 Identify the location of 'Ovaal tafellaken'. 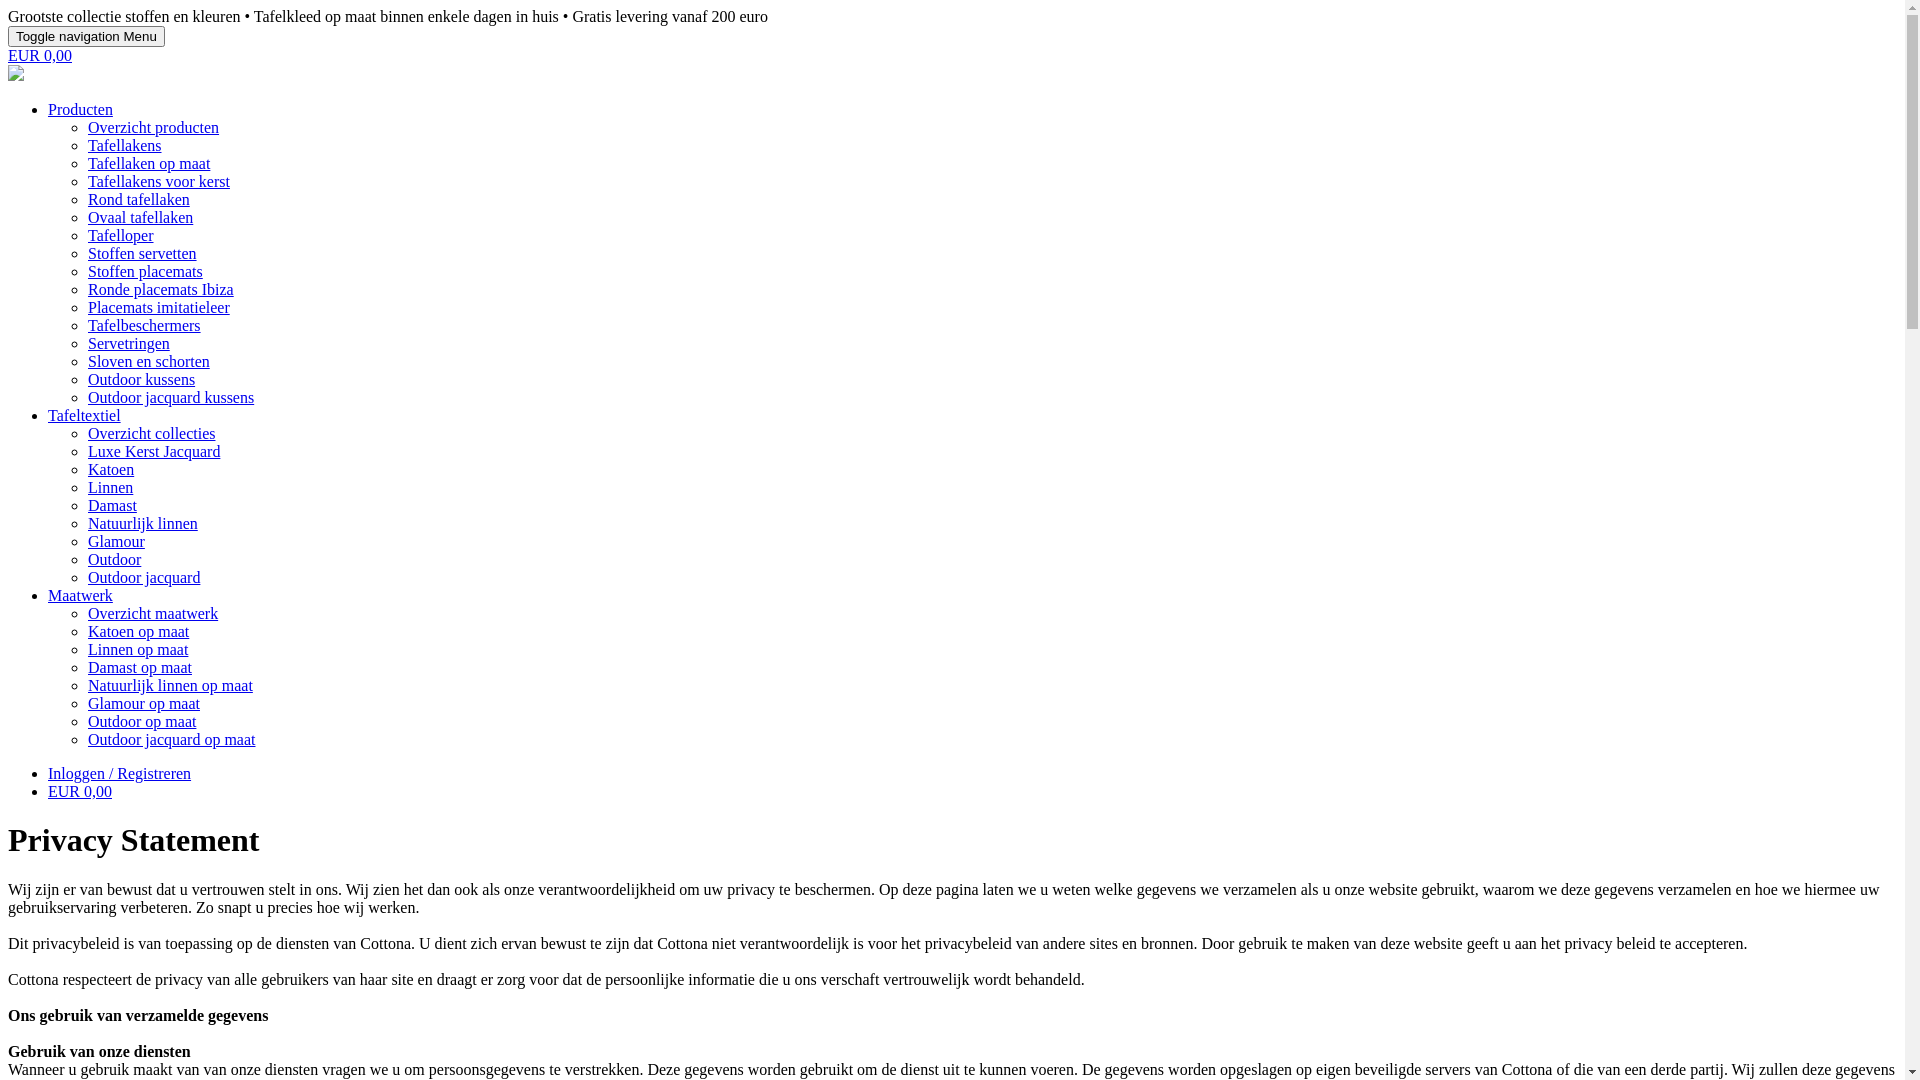
(86, 217).